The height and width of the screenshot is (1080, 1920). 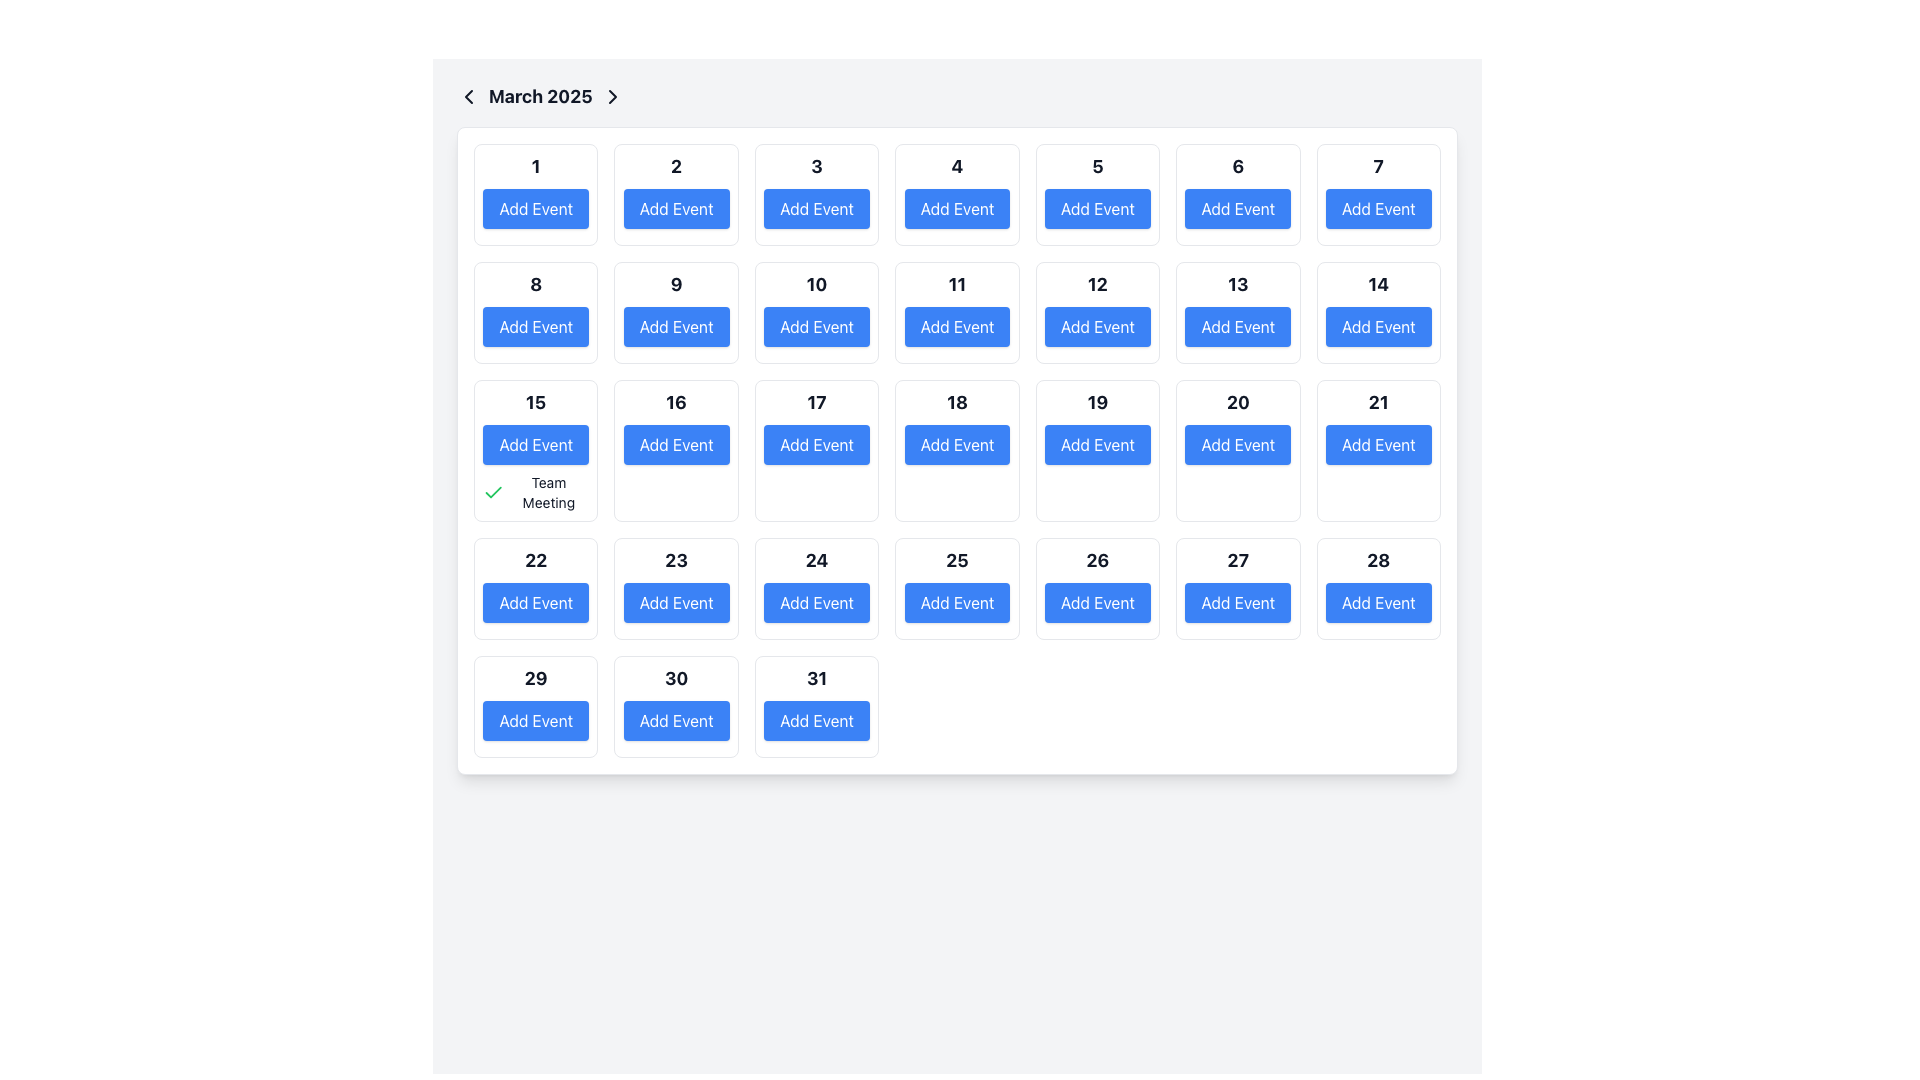 What do you see at coordinates (817, 601) in the screenshot?
I see `the button that allows users to add an event to the date '24' in the calendar layout to observe any hover-specific visual changes` at bounding box center [817, 601].